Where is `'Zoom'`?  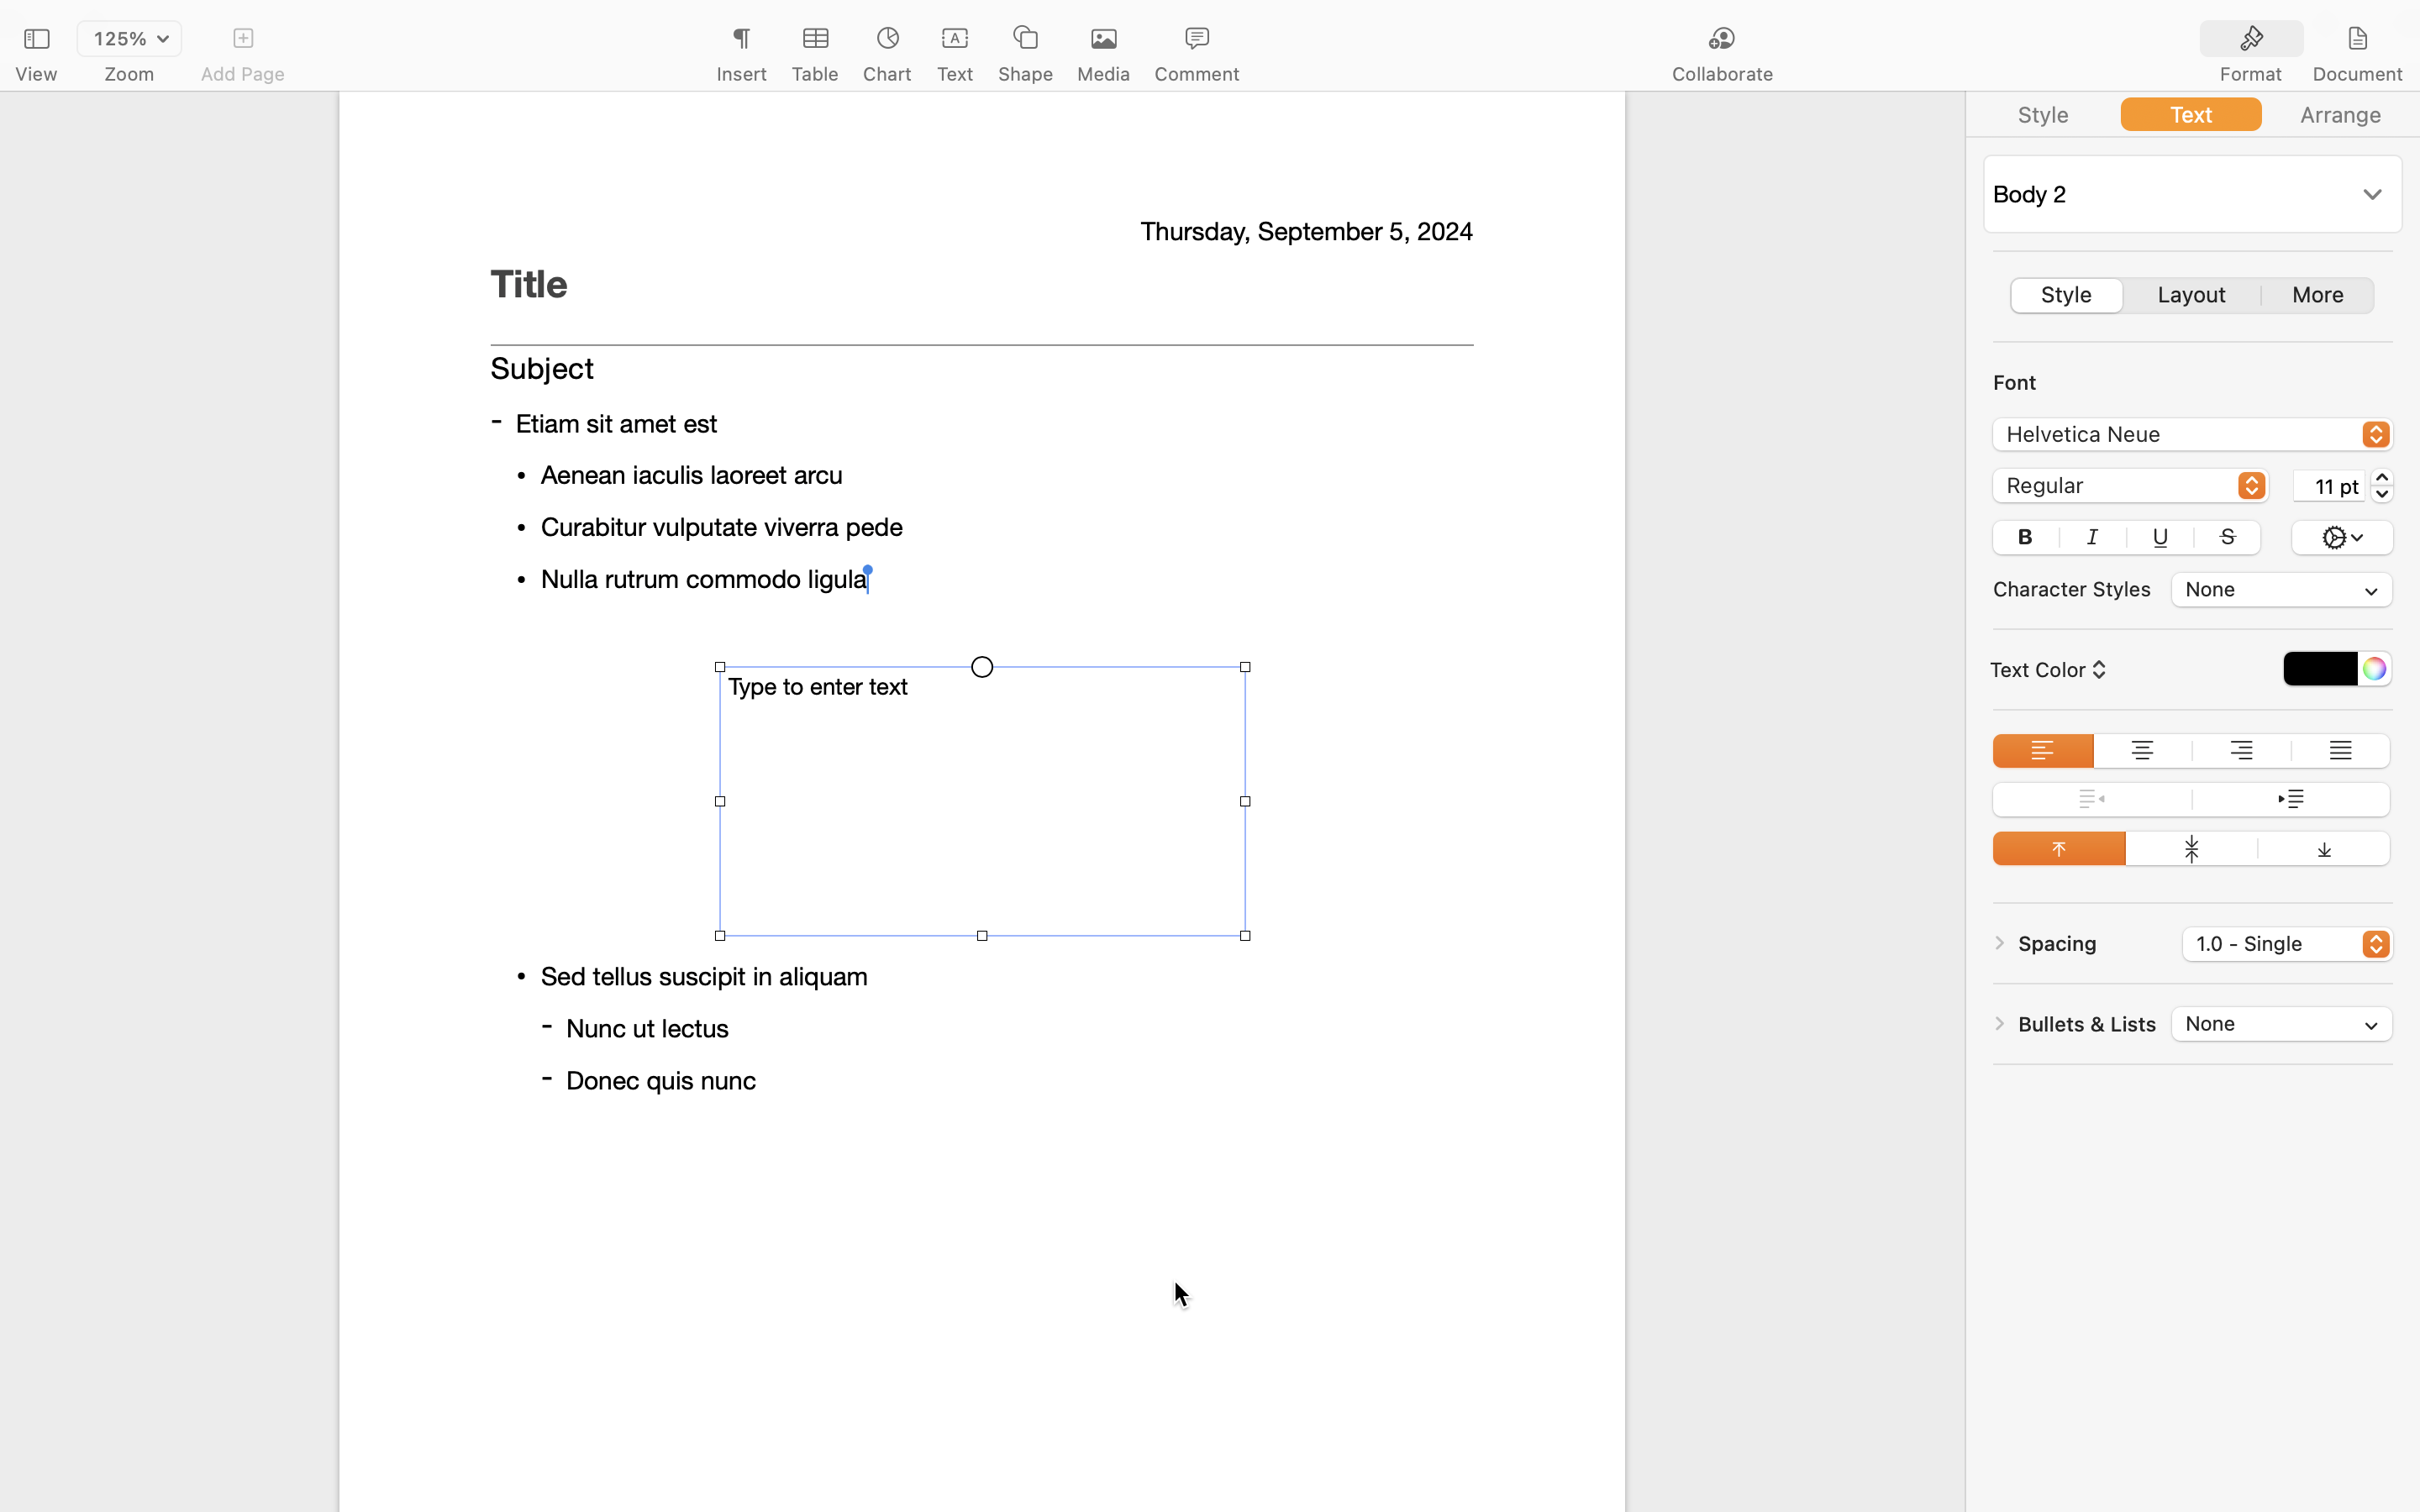 'Zoom' is located at coordinates (129, 74).